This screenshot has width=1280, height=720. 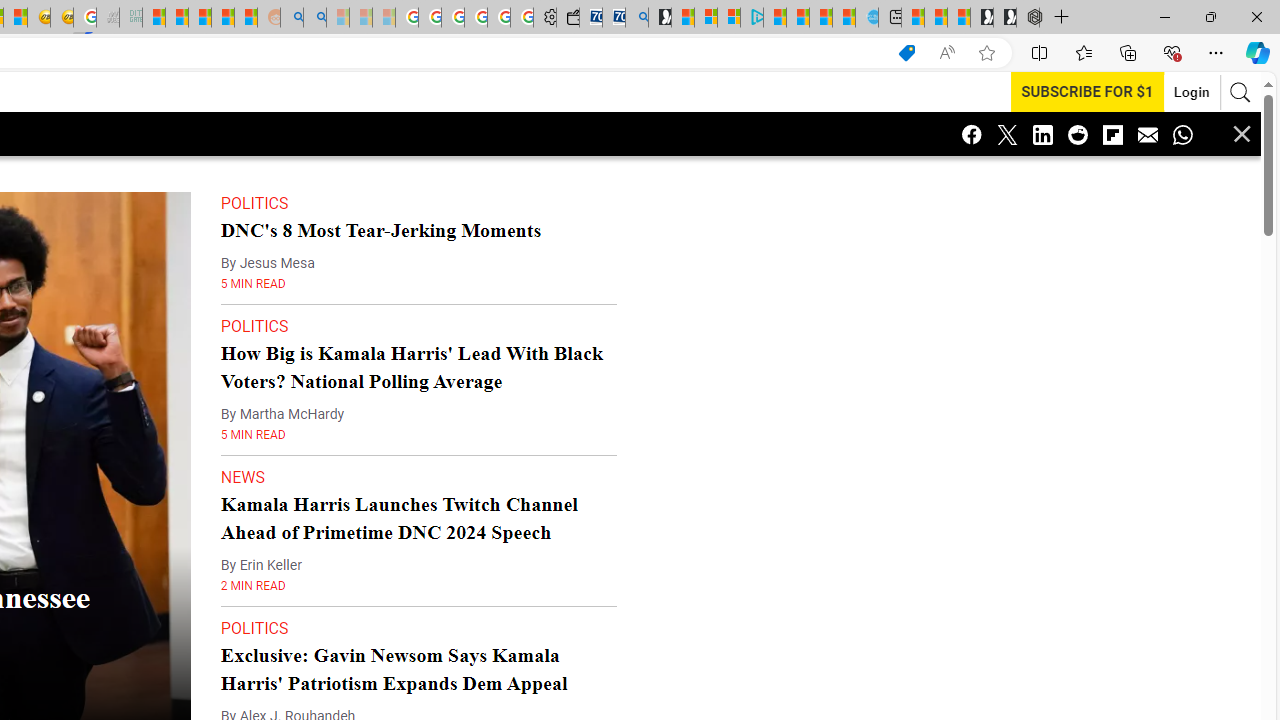 What do you see at coordinates (266, 262) in the screenshot?
I see `'By Jesus Mesa'` at bounding box center [266, 262].